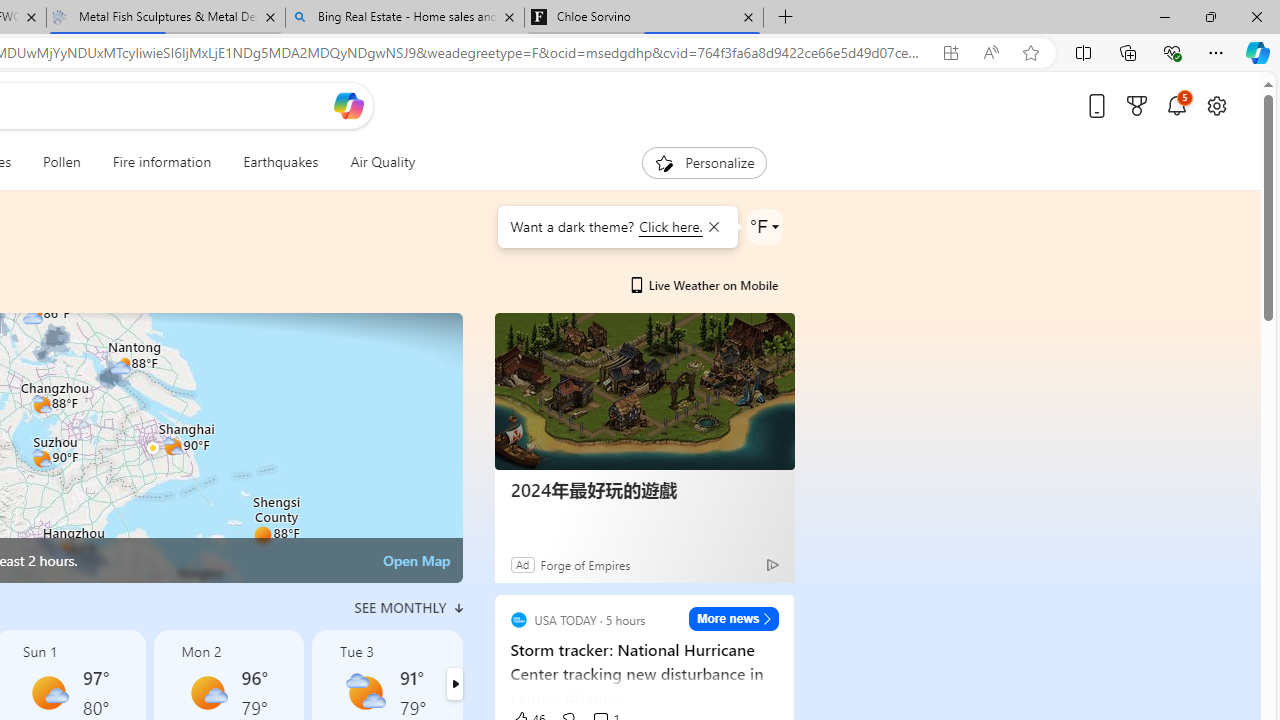  I want to click on 'Air Quality', so click(382, 162).